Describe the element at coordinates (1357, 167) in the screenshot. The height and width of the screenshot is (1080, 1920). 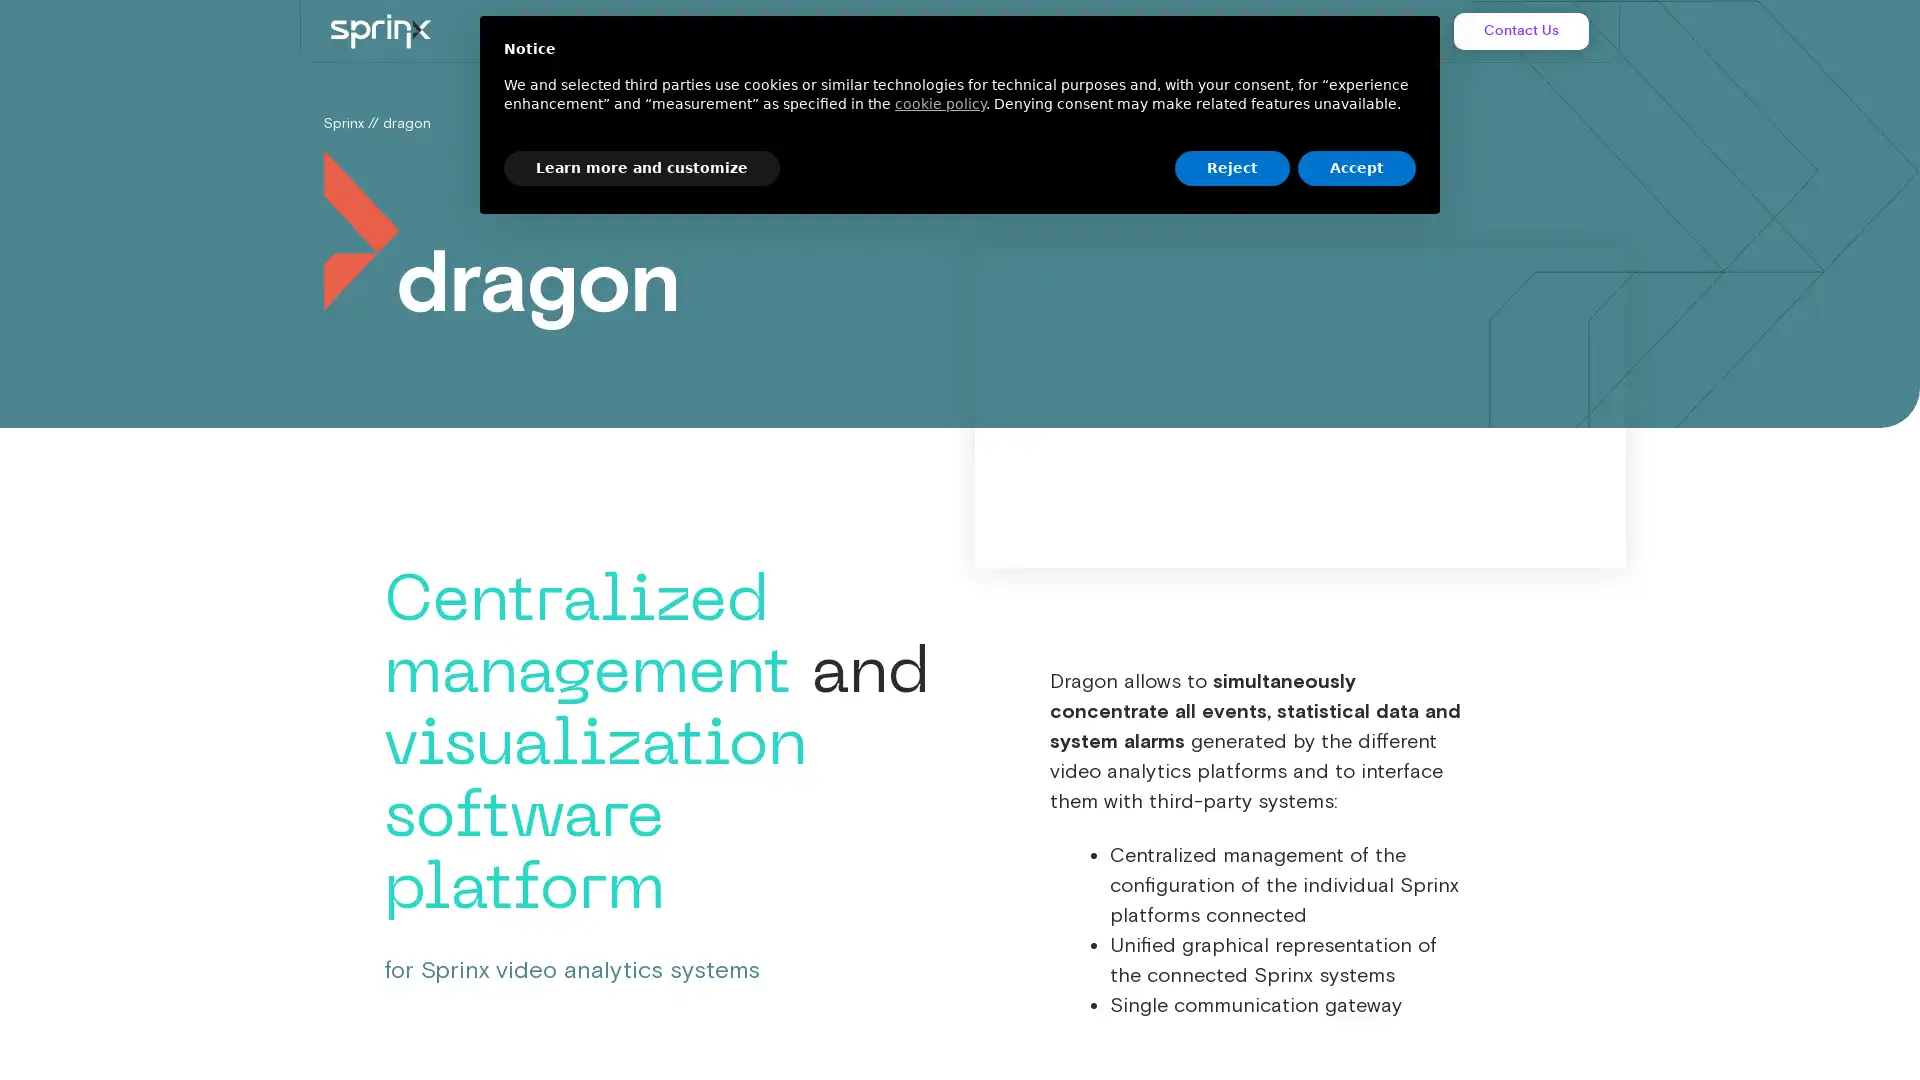
I see `Accept` at that location.